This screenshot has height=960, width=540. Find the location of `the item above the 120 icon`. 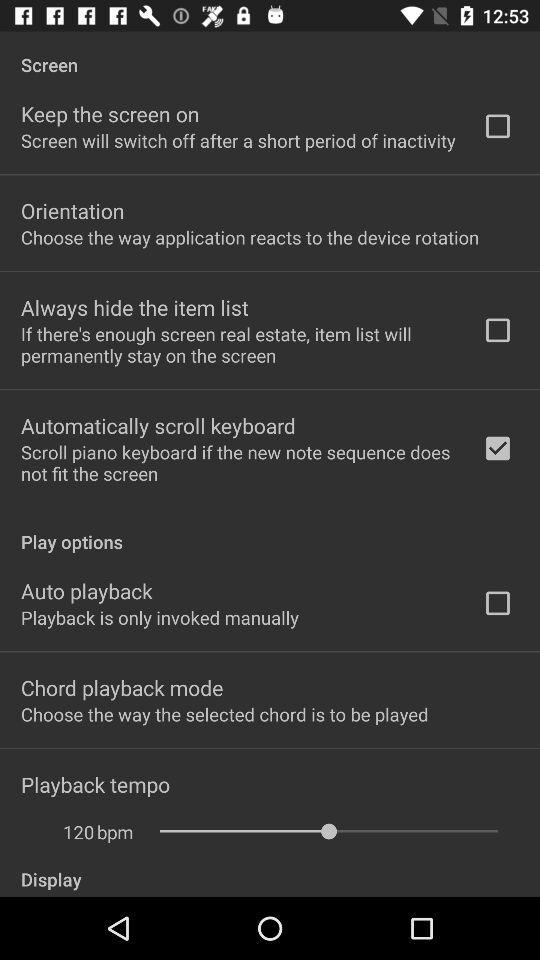

the item above the 120 icon is located at coordinates (94, 784).